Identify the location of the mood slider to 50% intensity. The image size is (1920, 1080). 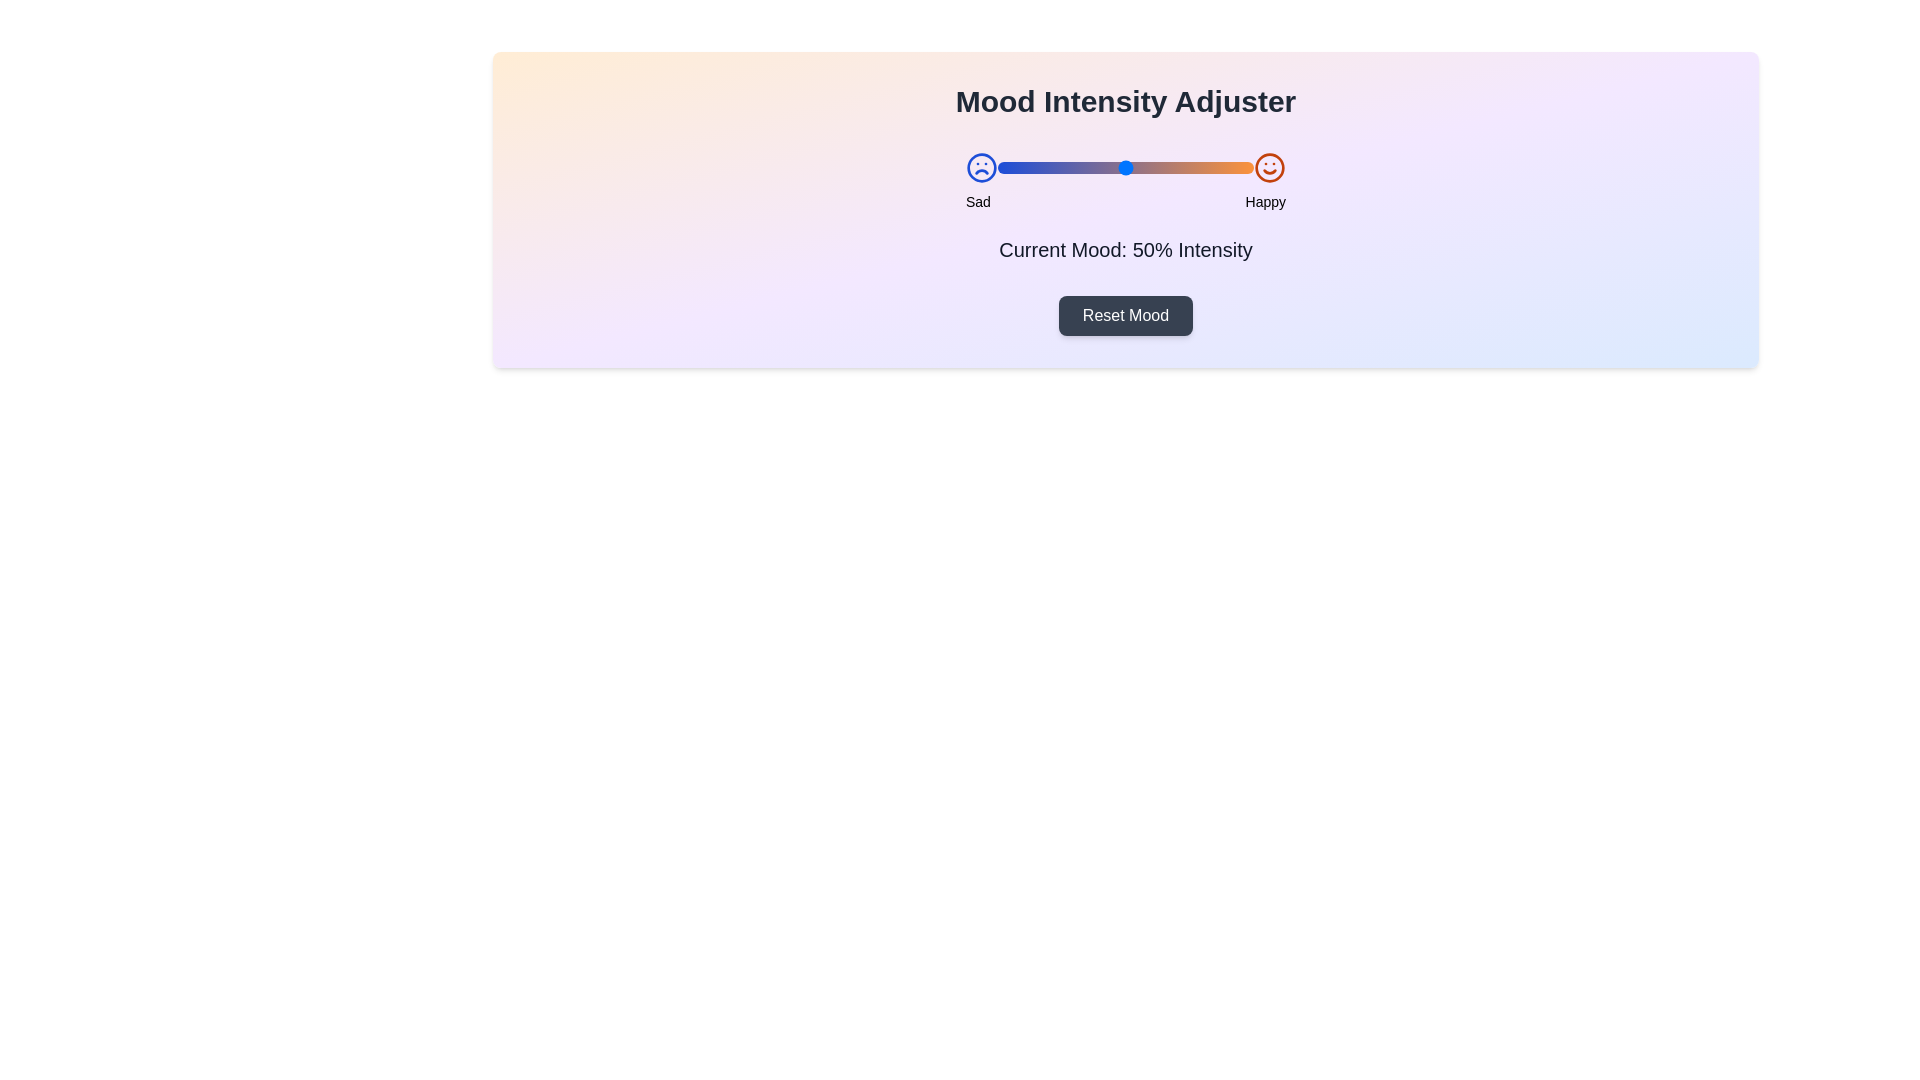
(1126, 167).